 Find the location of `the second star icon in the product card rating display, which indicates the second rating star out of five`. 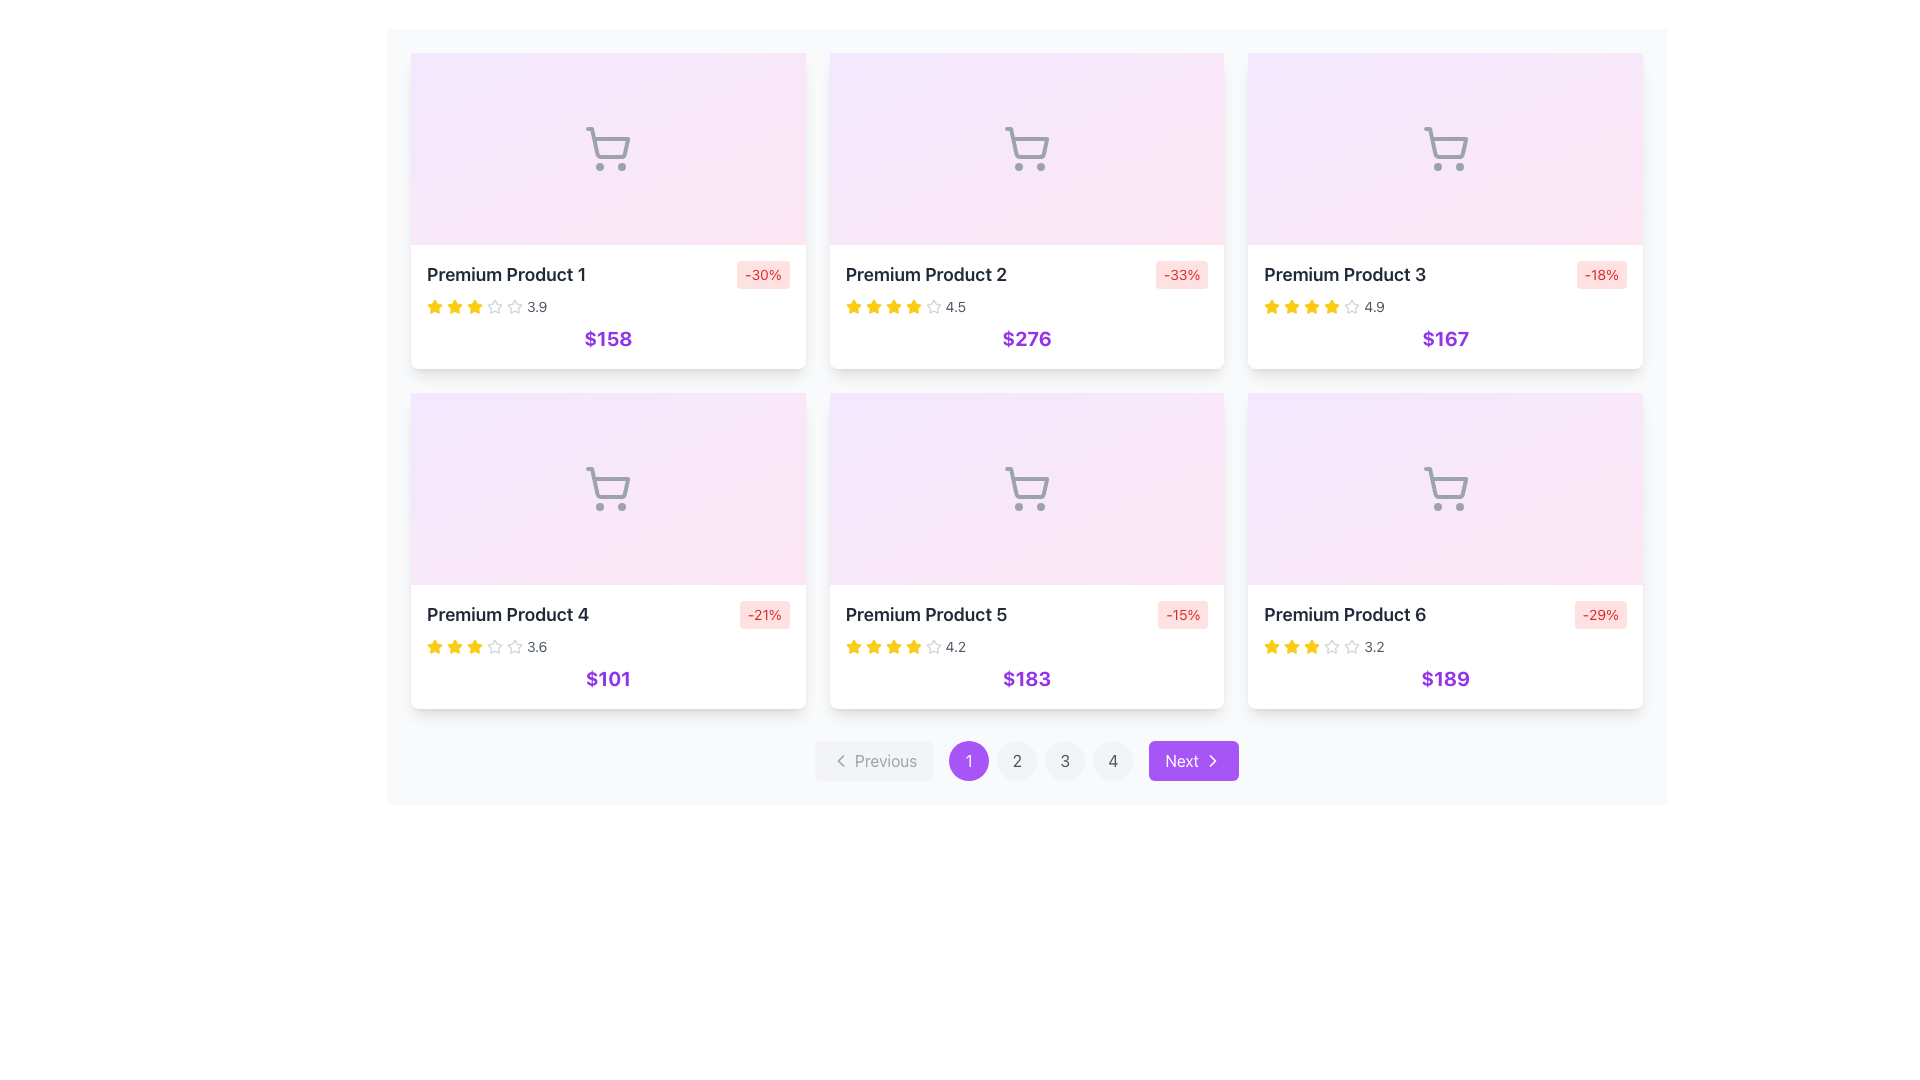

the second star icon in the product card rating display, which indicates the second rating star out of five is located at coordinates (474, 646).